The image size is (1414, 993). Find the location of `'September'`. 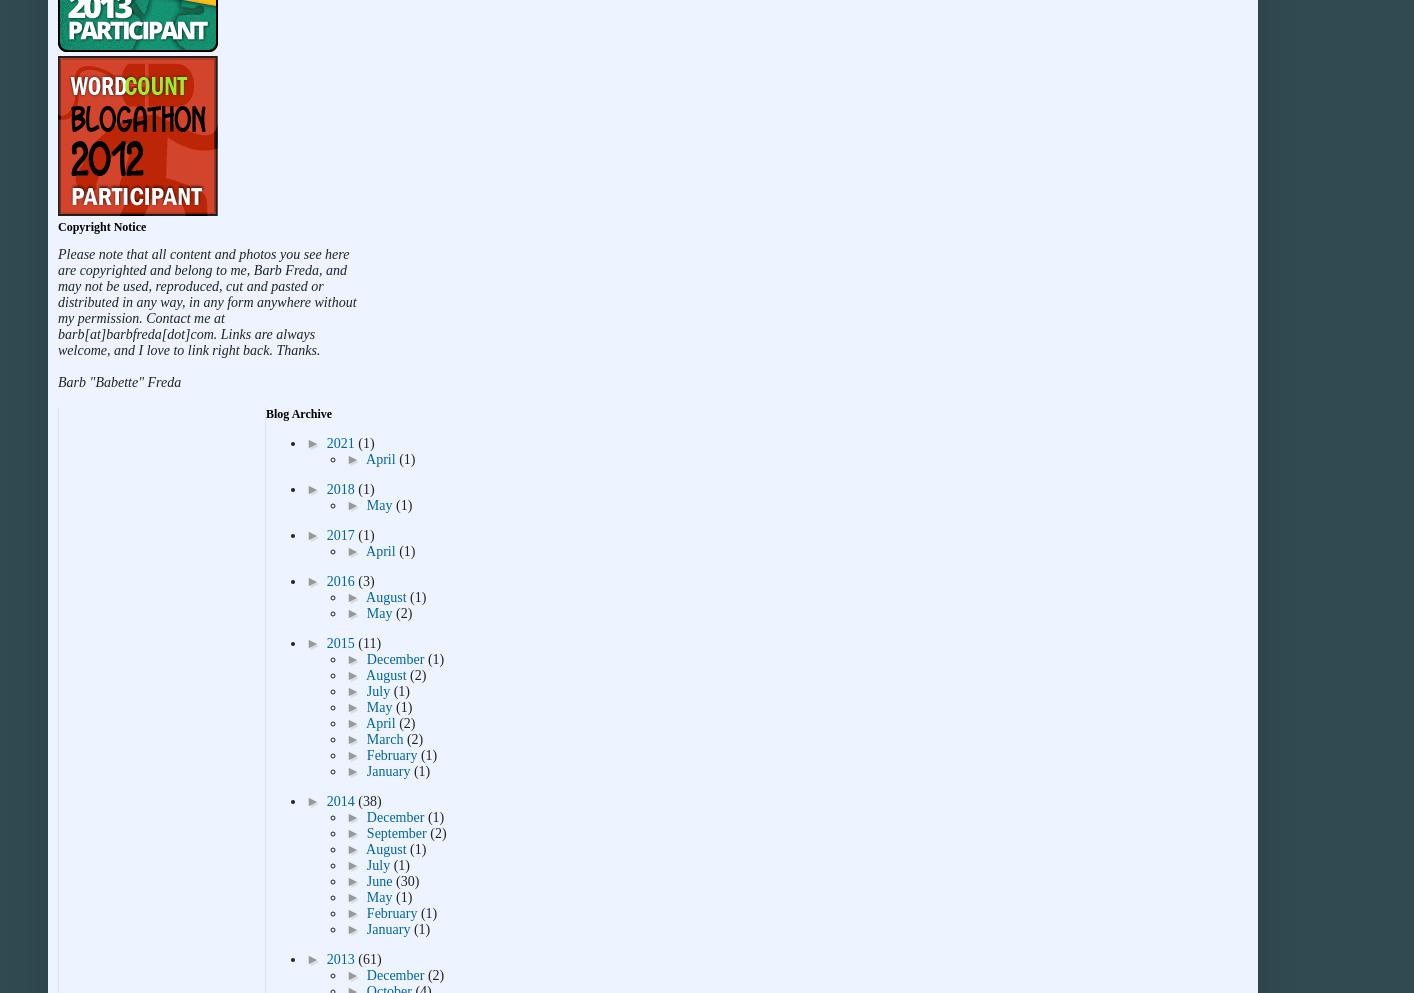

'September' is located at coordinates (365, 833).